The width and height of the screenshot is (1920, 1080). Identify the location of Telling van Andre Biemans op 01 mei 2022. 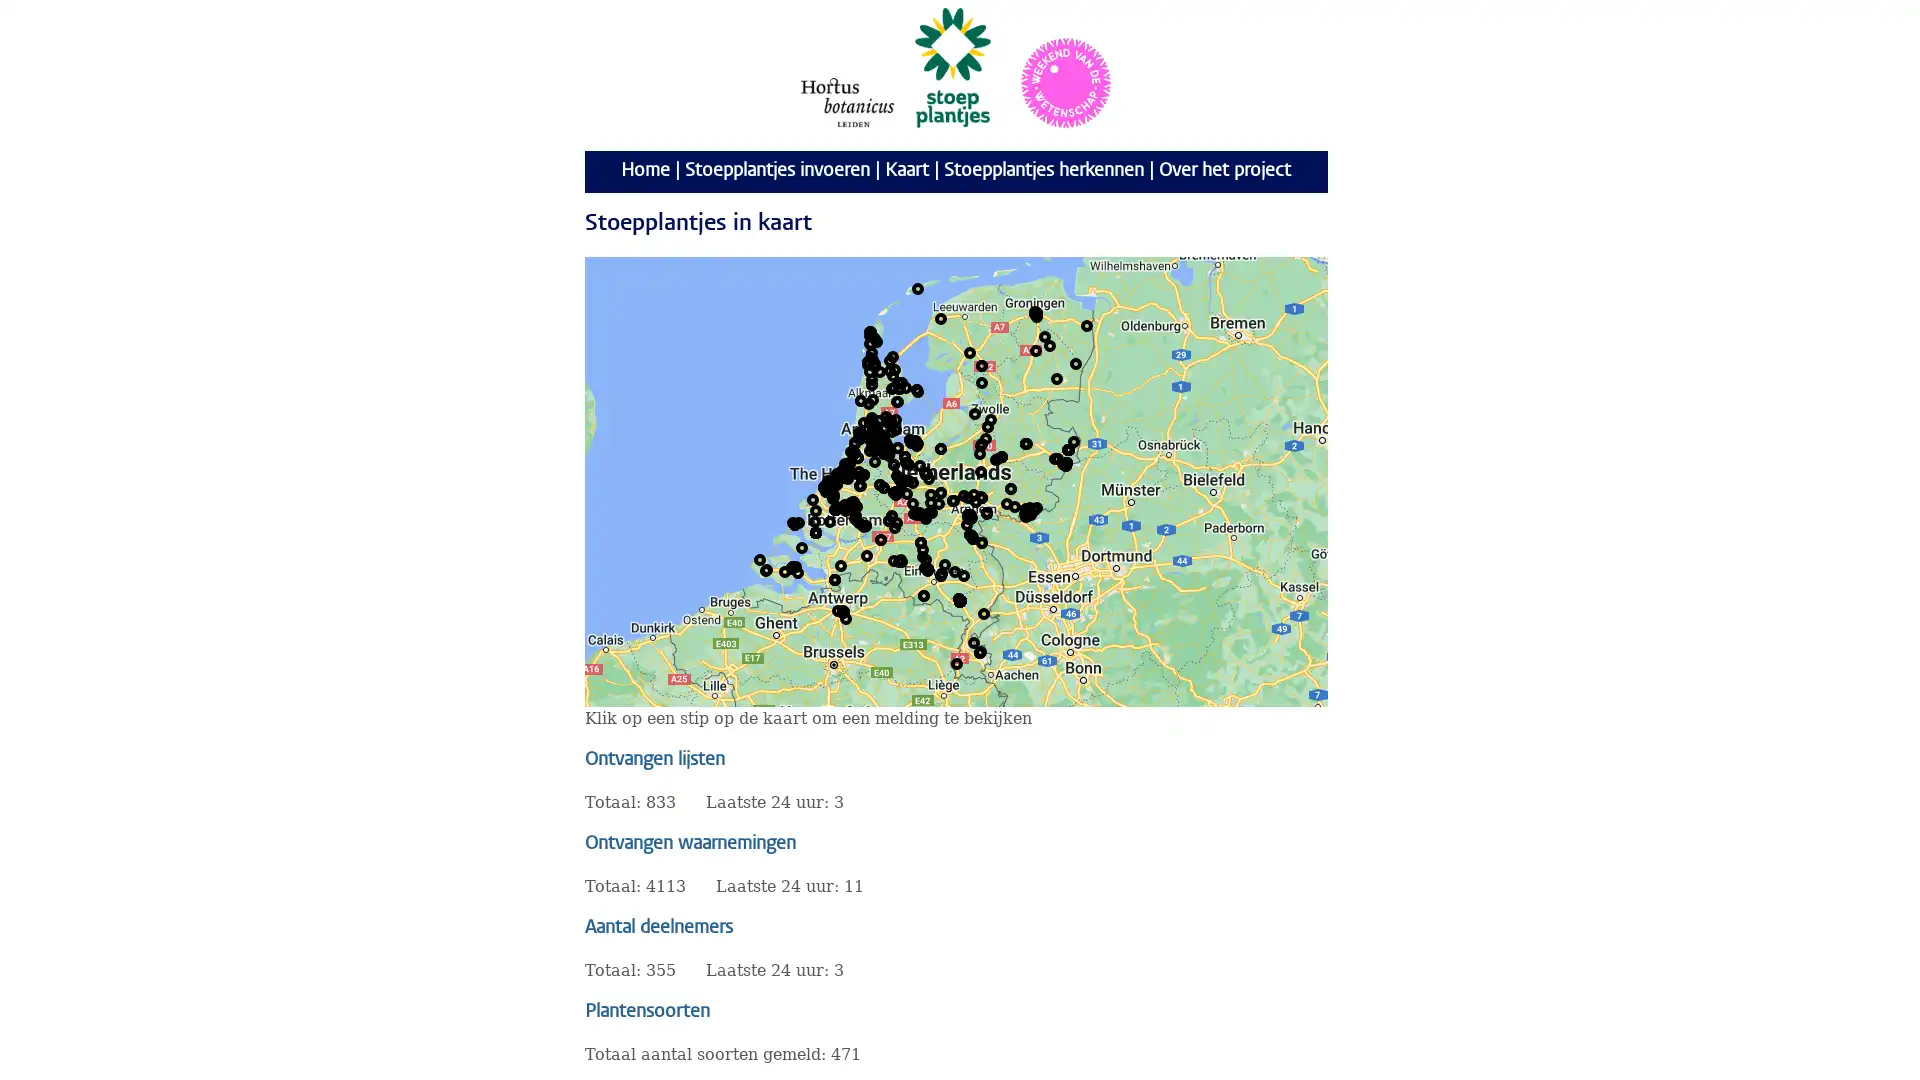
(843, 474).